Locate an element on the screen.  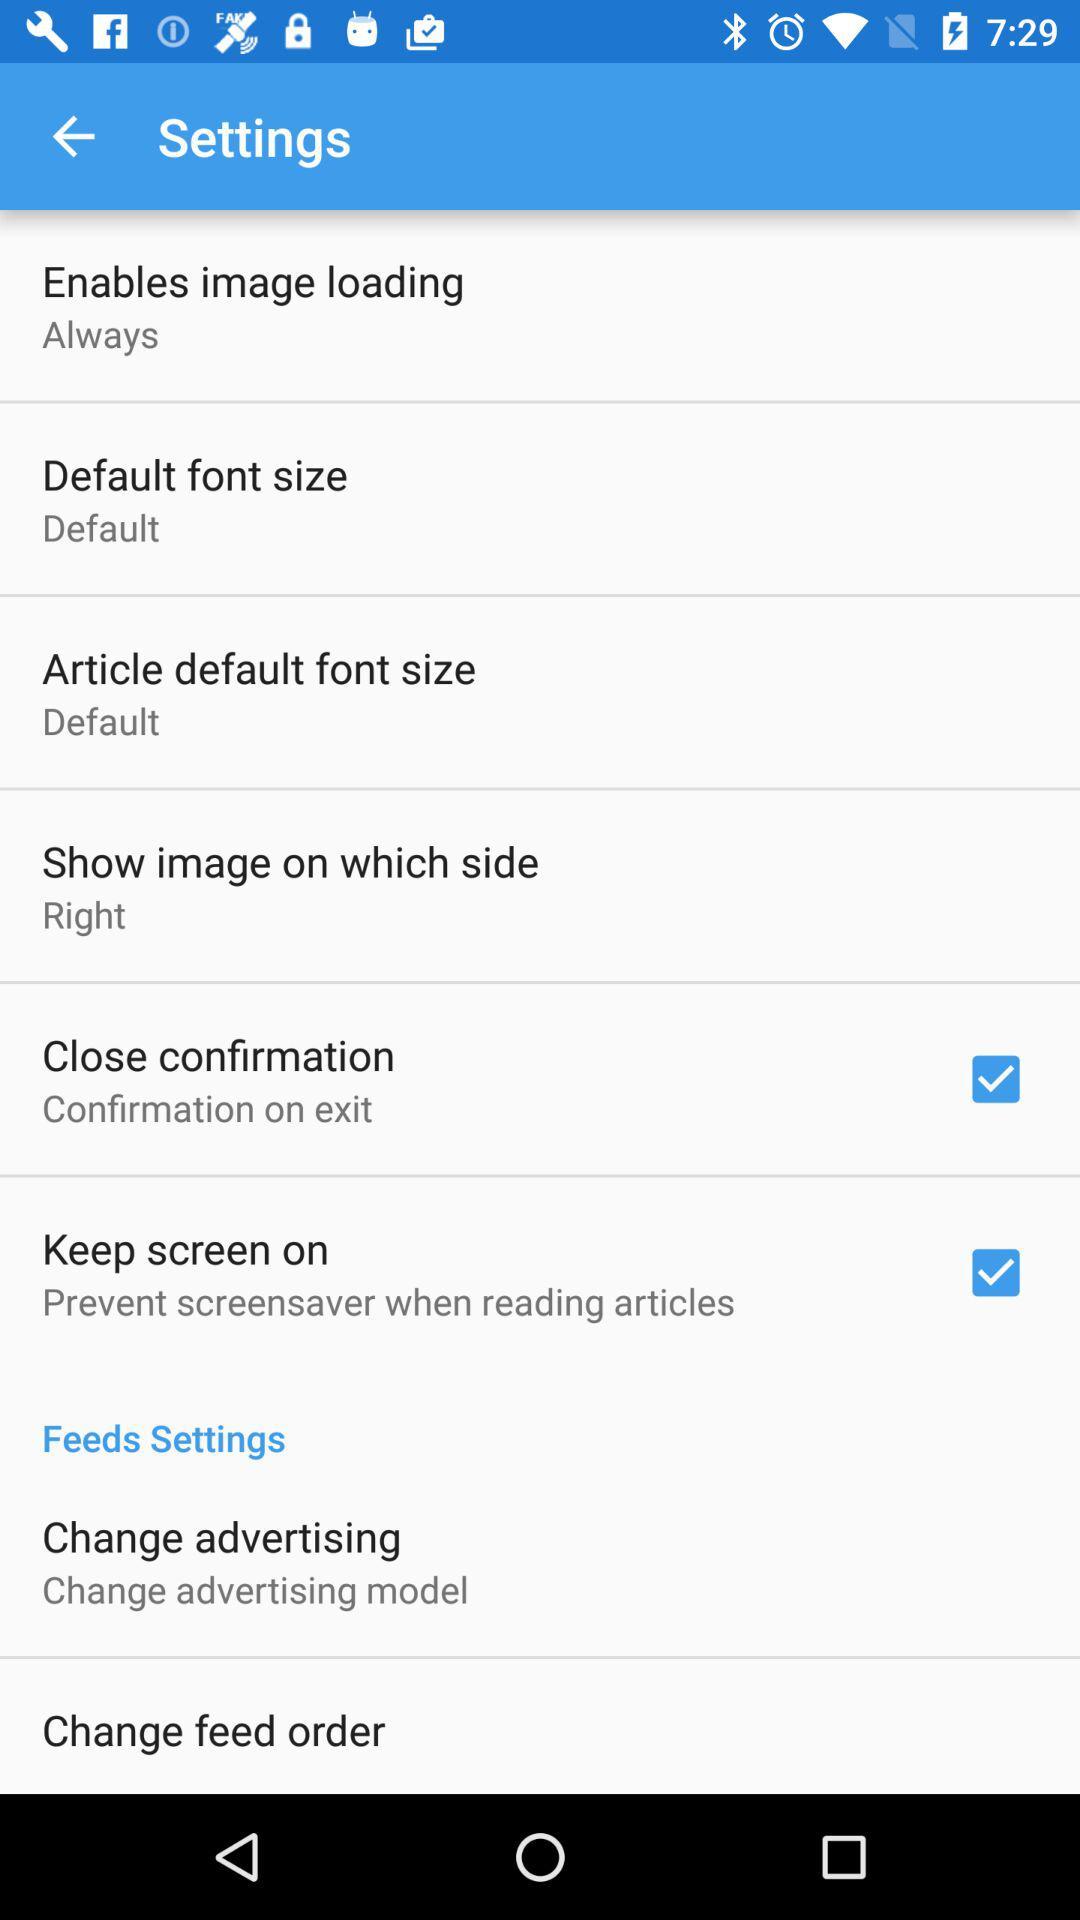
icon below the enables image loading icon is located at coordinates (100, 333).